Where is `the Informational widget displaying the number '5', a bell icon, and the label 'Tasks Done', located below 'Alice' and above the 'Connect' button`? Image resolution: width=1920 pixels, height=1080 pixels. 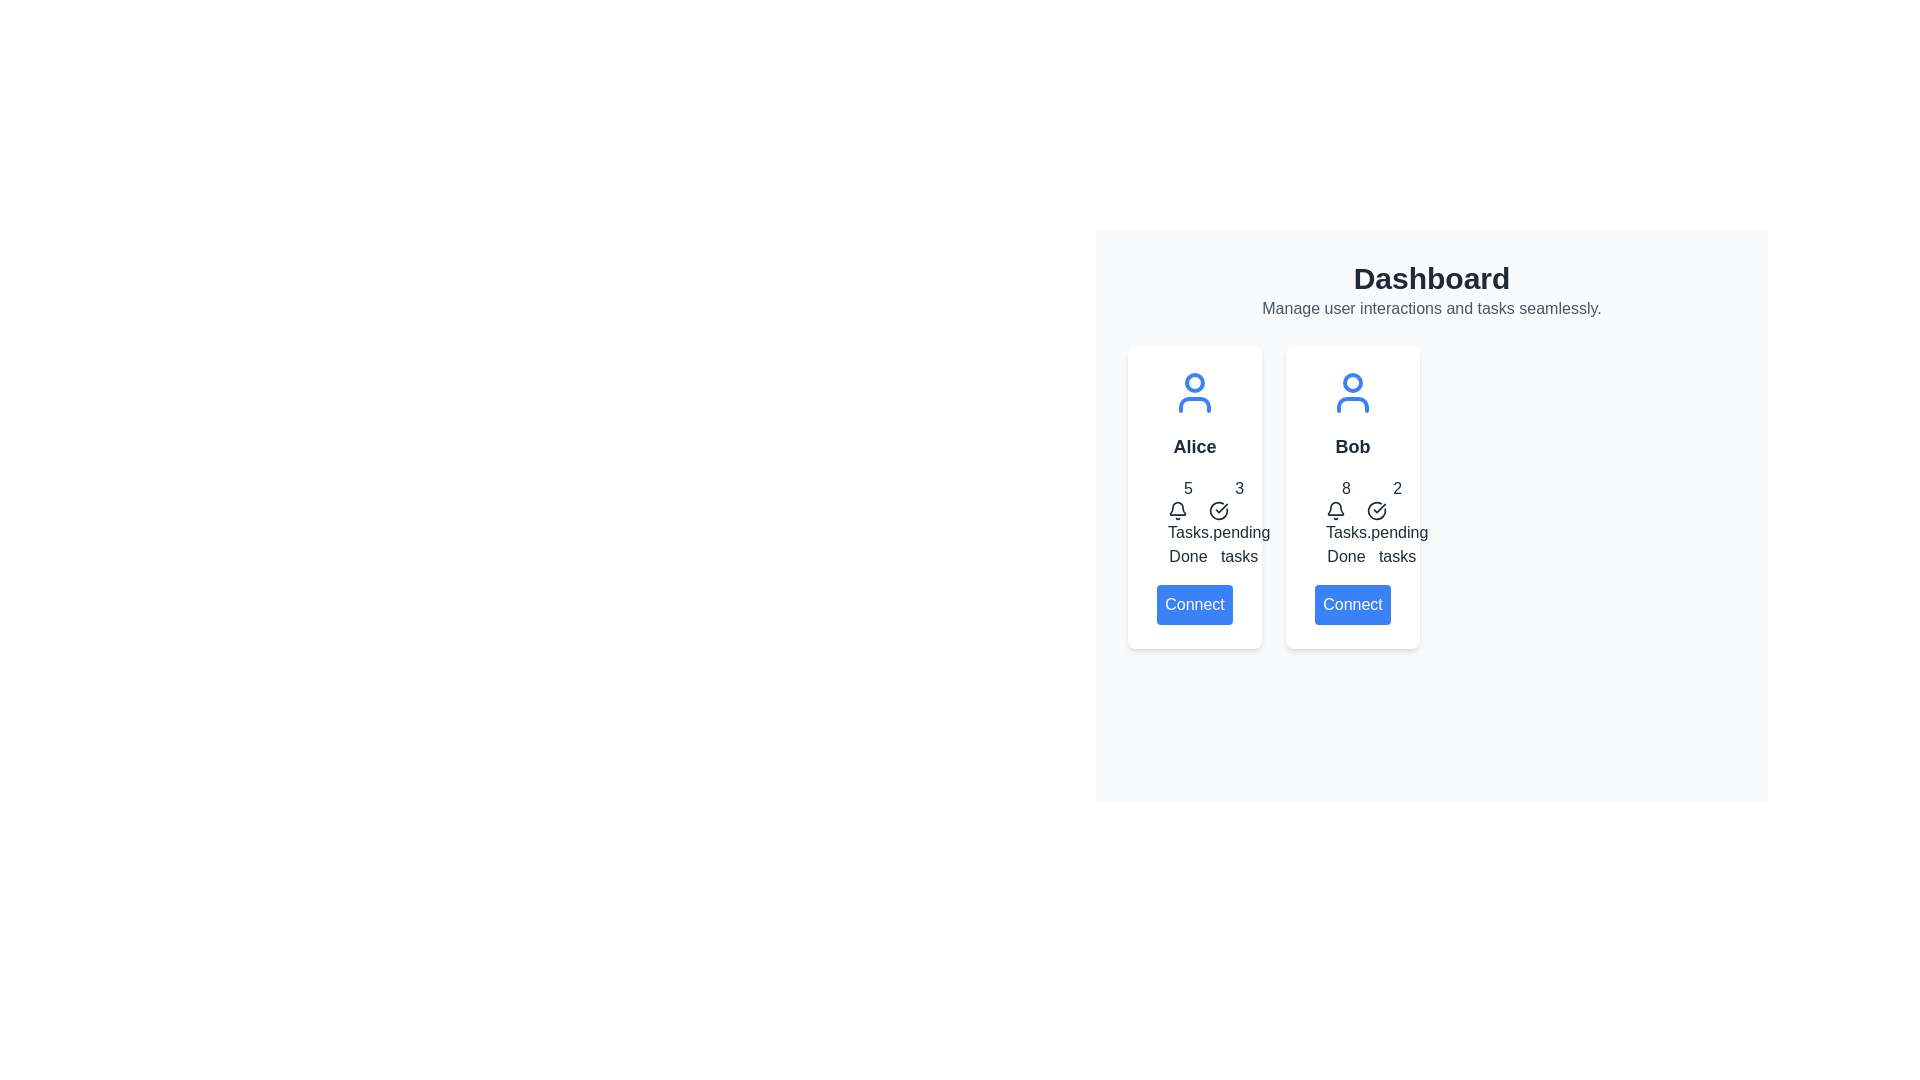 the Informational widget displaying the number '5', a bell icon, and the label 'Tasks Done', located below 'Alice' and above the 'Connect' button is located at coordinates (1188, 522).